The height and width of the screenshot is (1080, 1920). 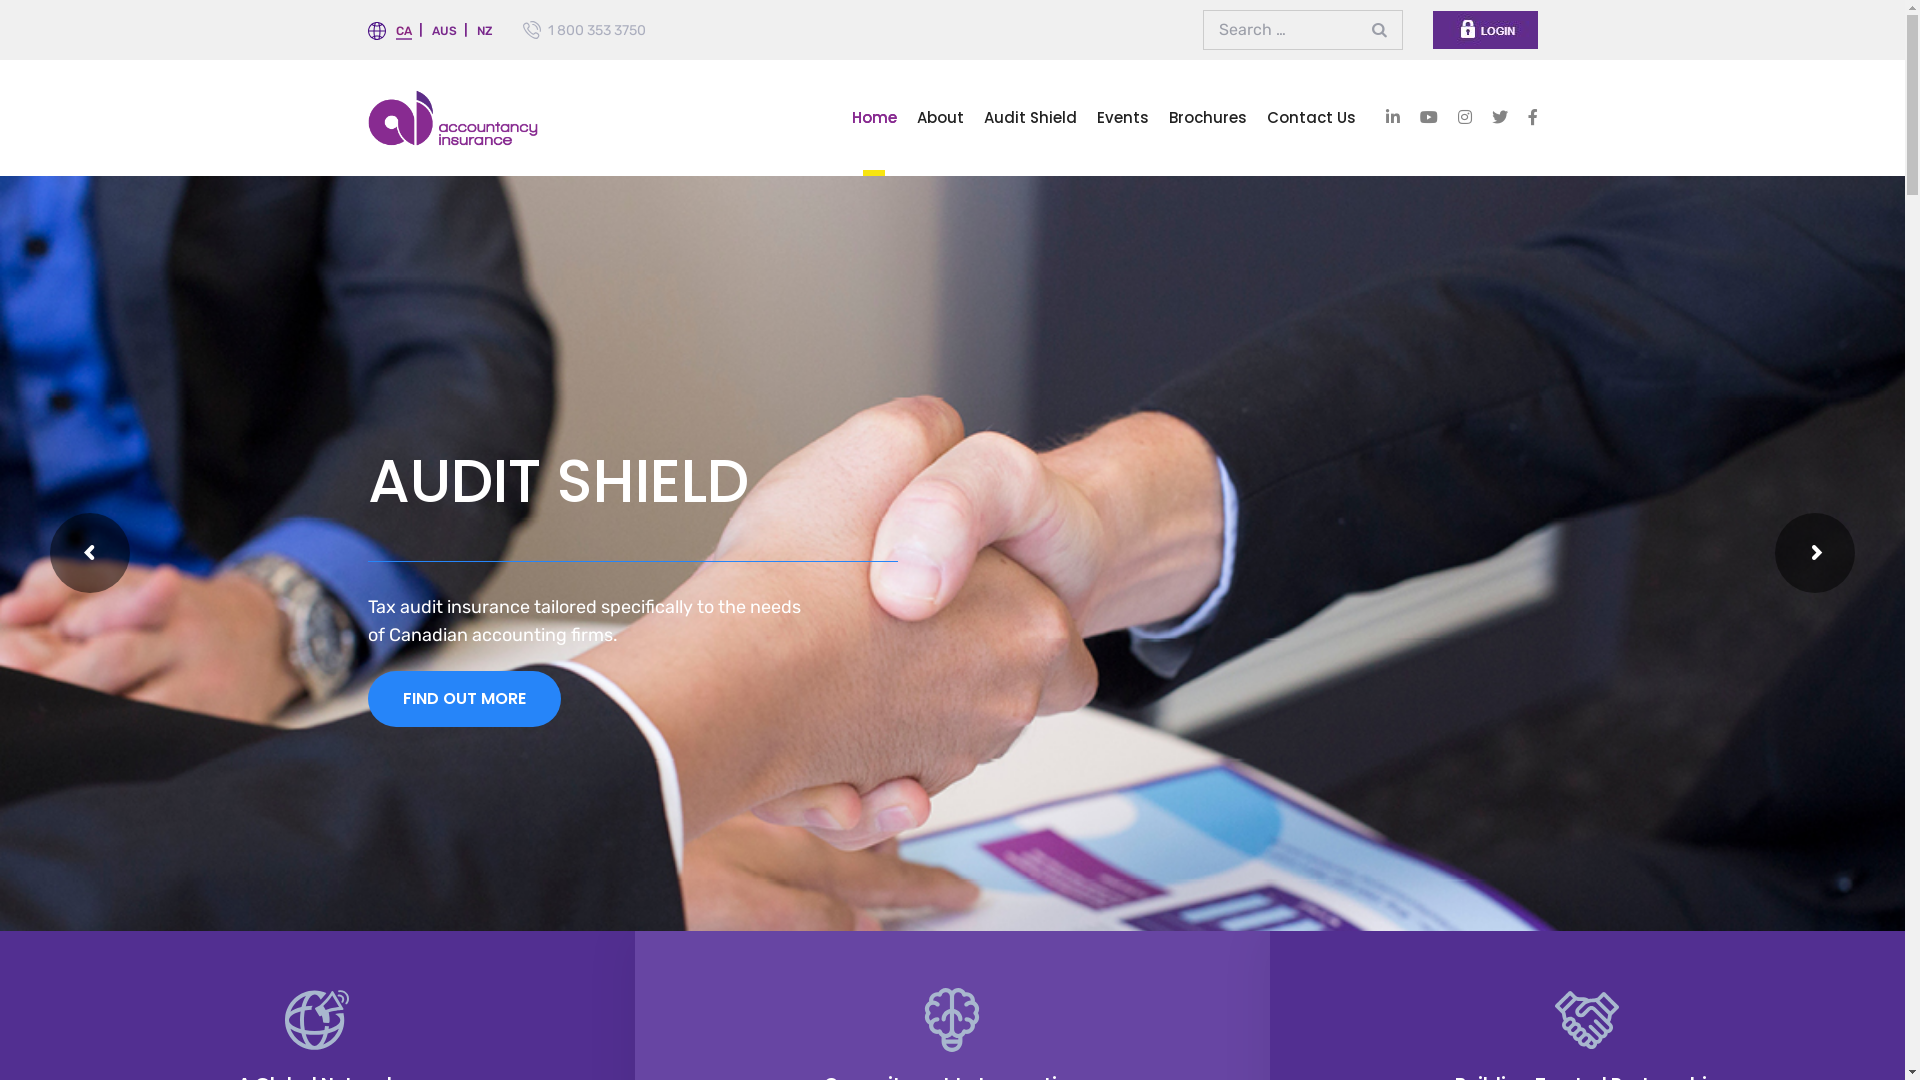 What do you see at coordinates (1310, 117) in the screenshot?
I see `'Contact Us'` at bounding box center [1310, 117].